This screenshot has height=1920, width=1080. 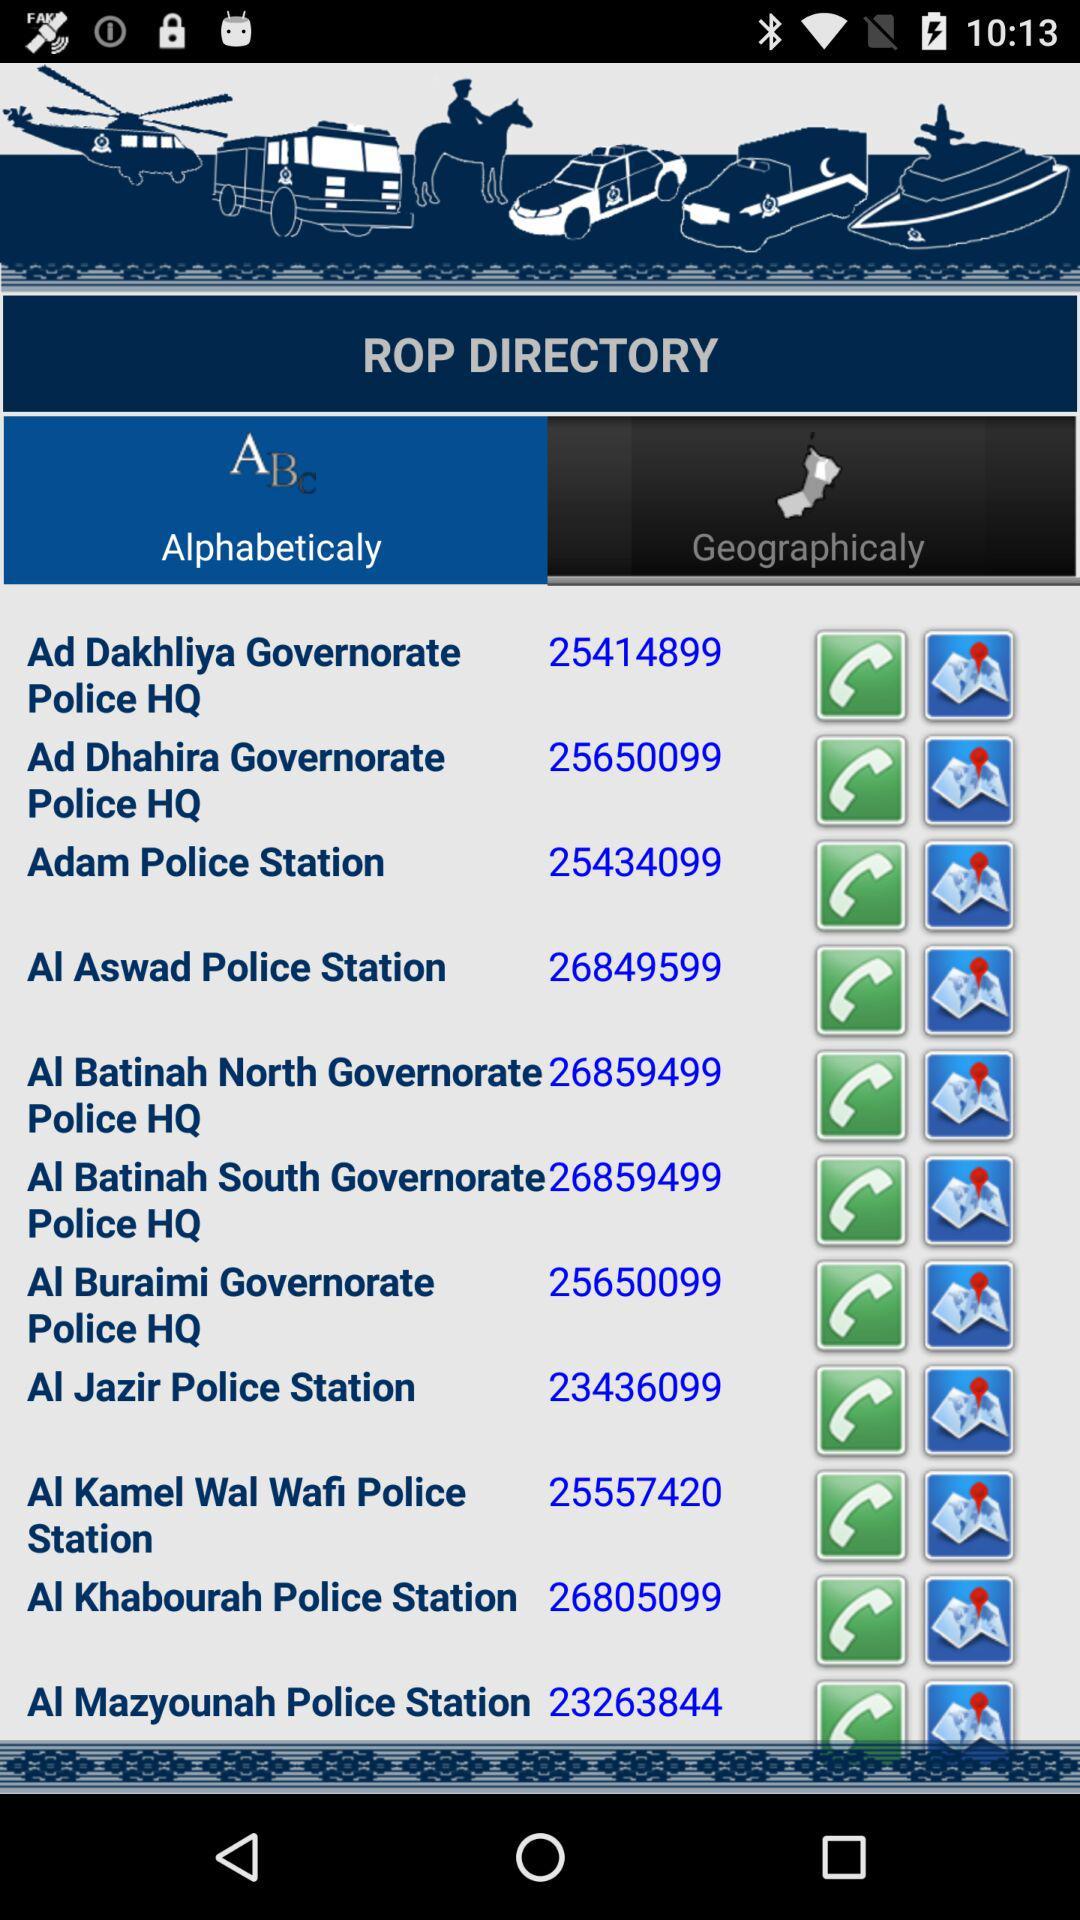 I want to click on the wallpaper icon, so click(x=967, y=1622).